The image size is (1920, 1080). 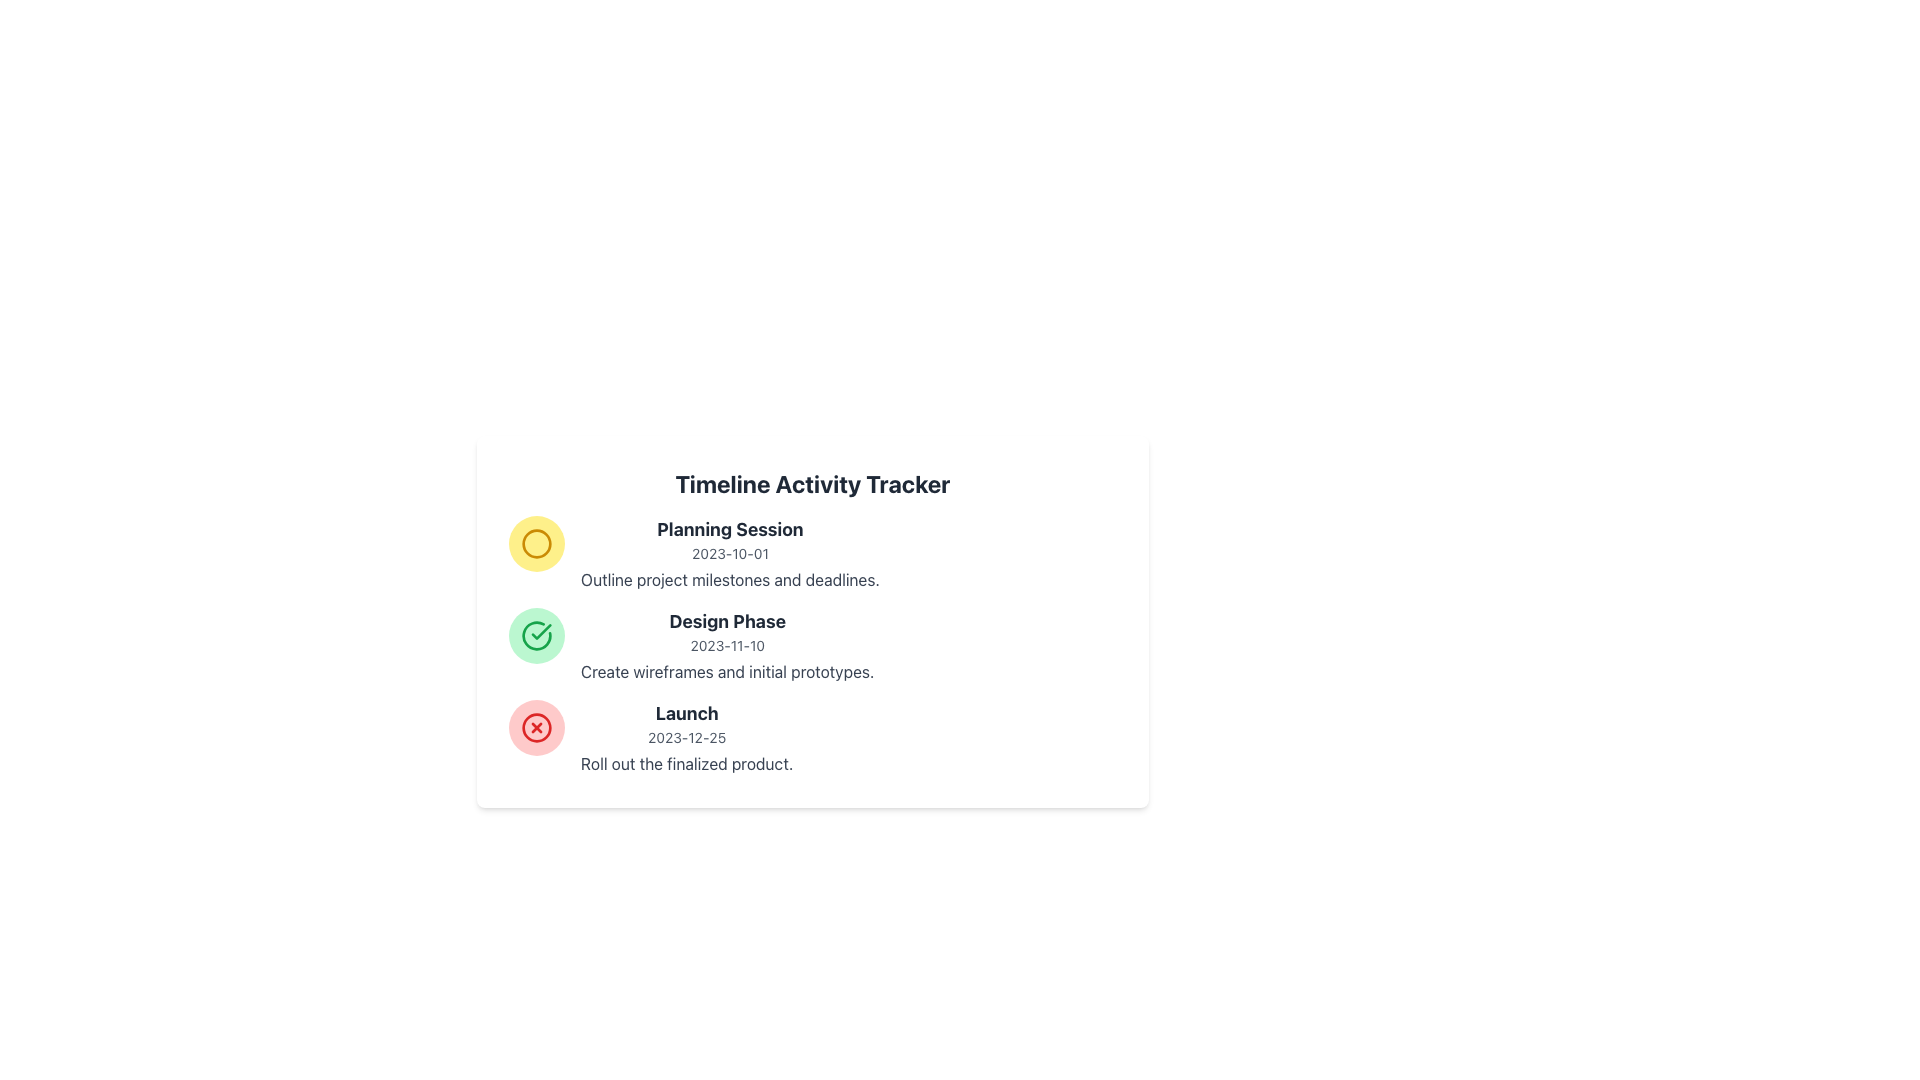 I want to click on the text label displaying 'Roll out the finalized product.' in gray font within the 'Launch' section, so click(x=687, y=763).